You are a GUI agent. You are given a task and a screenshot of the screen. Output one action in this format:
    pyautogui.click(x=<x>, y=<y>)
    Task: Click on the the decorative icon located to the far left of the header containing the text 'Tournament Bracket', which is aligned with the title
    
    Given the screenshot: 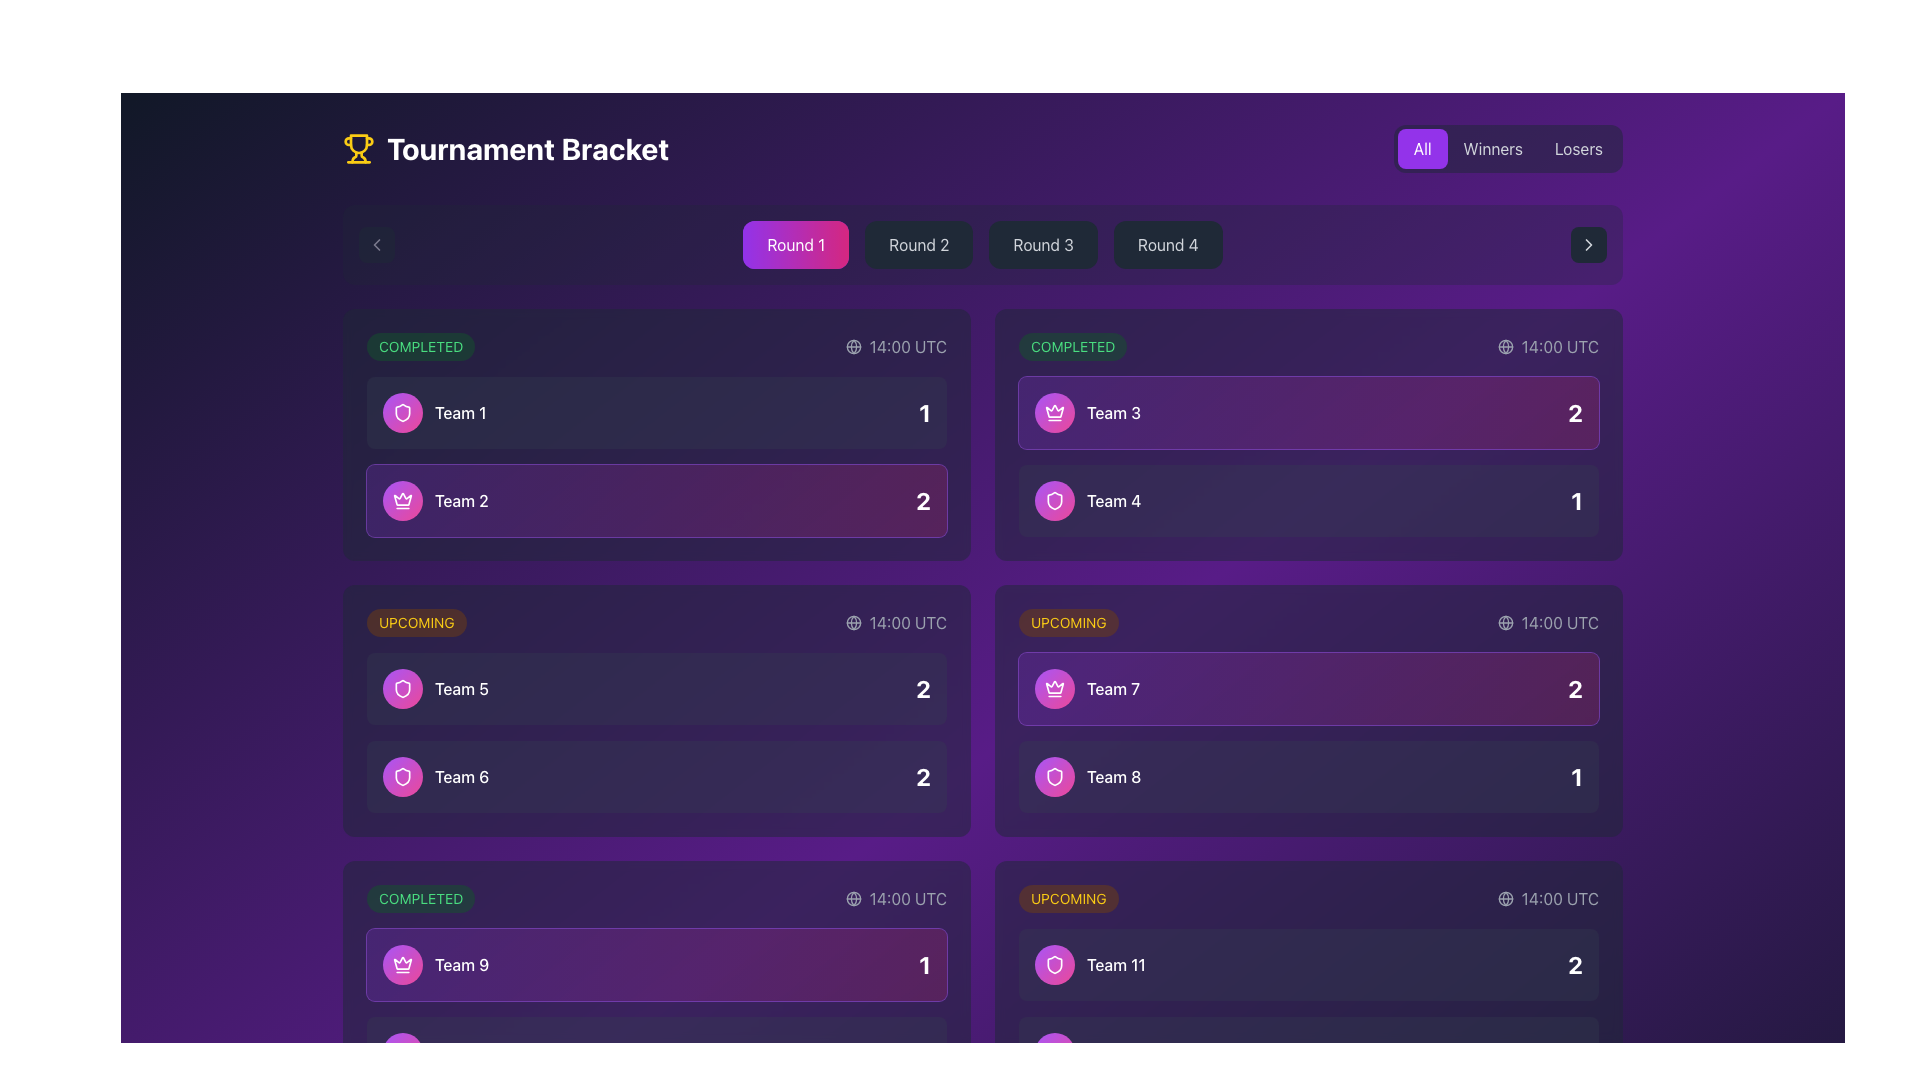 What is the action you would take?
    pyautogui.click(x=359, y=148)
    